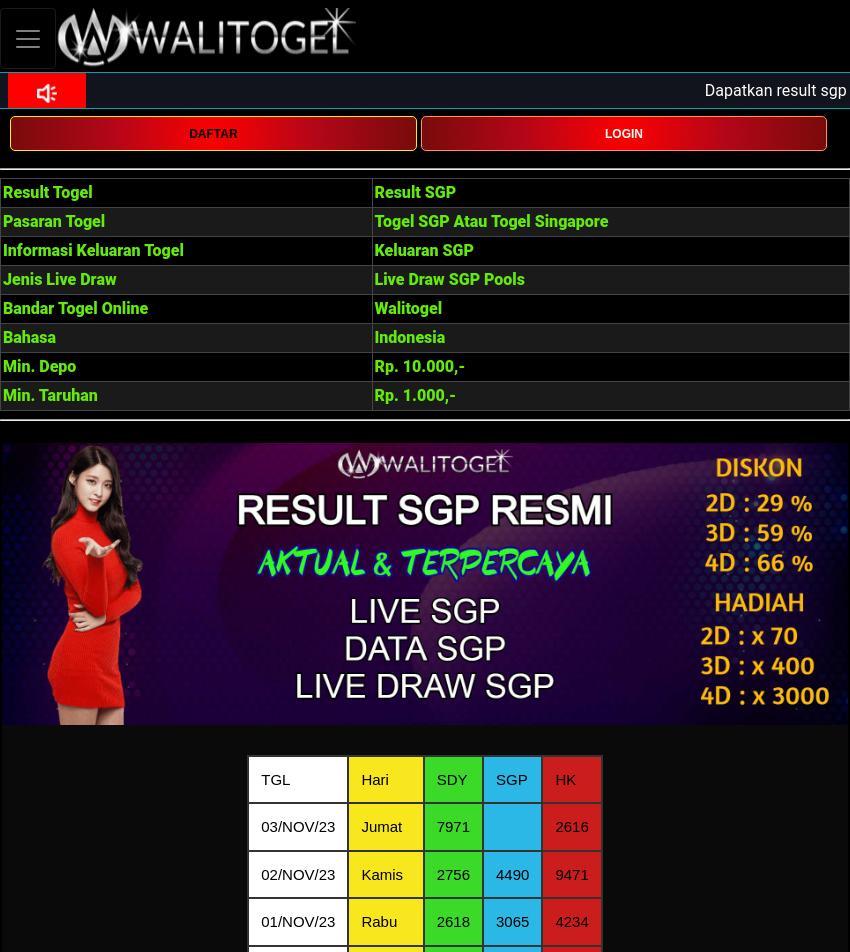  Describe the element at coordinates (91, 250) in the screenshot. I see `'Informasi Keluaran Togel'` at that location.